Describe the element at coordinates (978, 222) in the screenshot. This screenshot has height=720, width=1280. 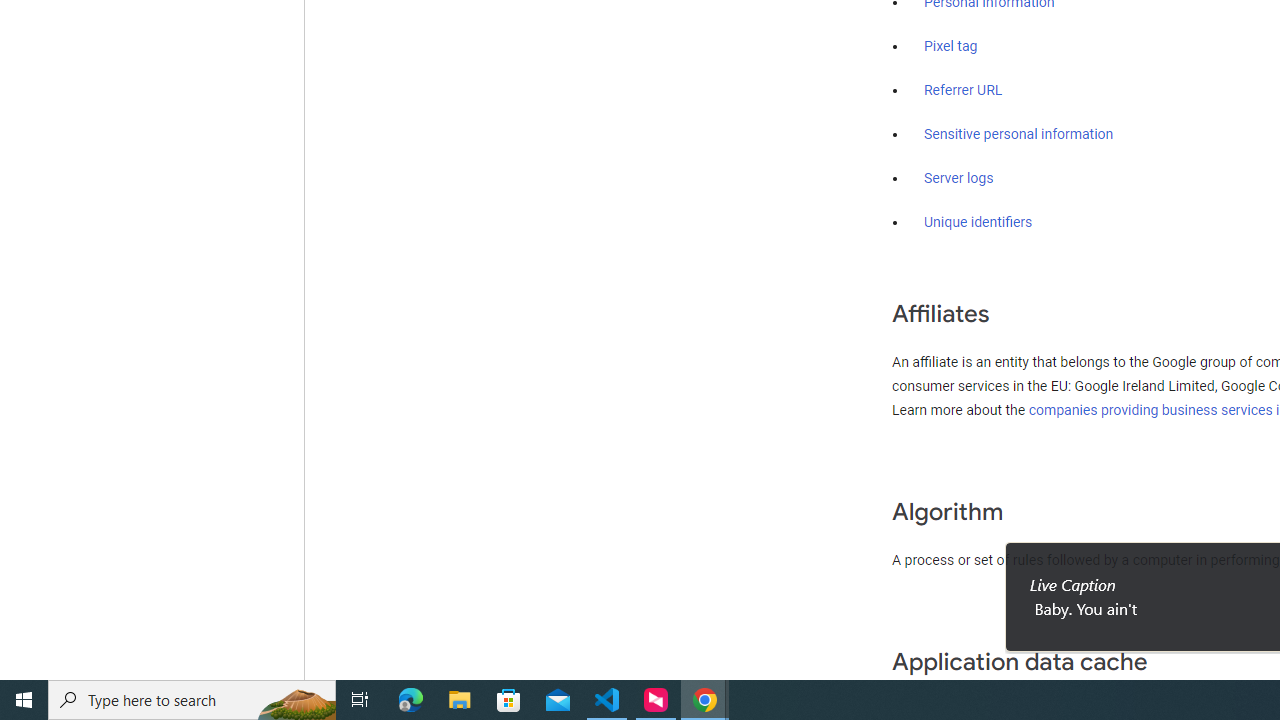
I see `'Unique identifiers'` at that location.